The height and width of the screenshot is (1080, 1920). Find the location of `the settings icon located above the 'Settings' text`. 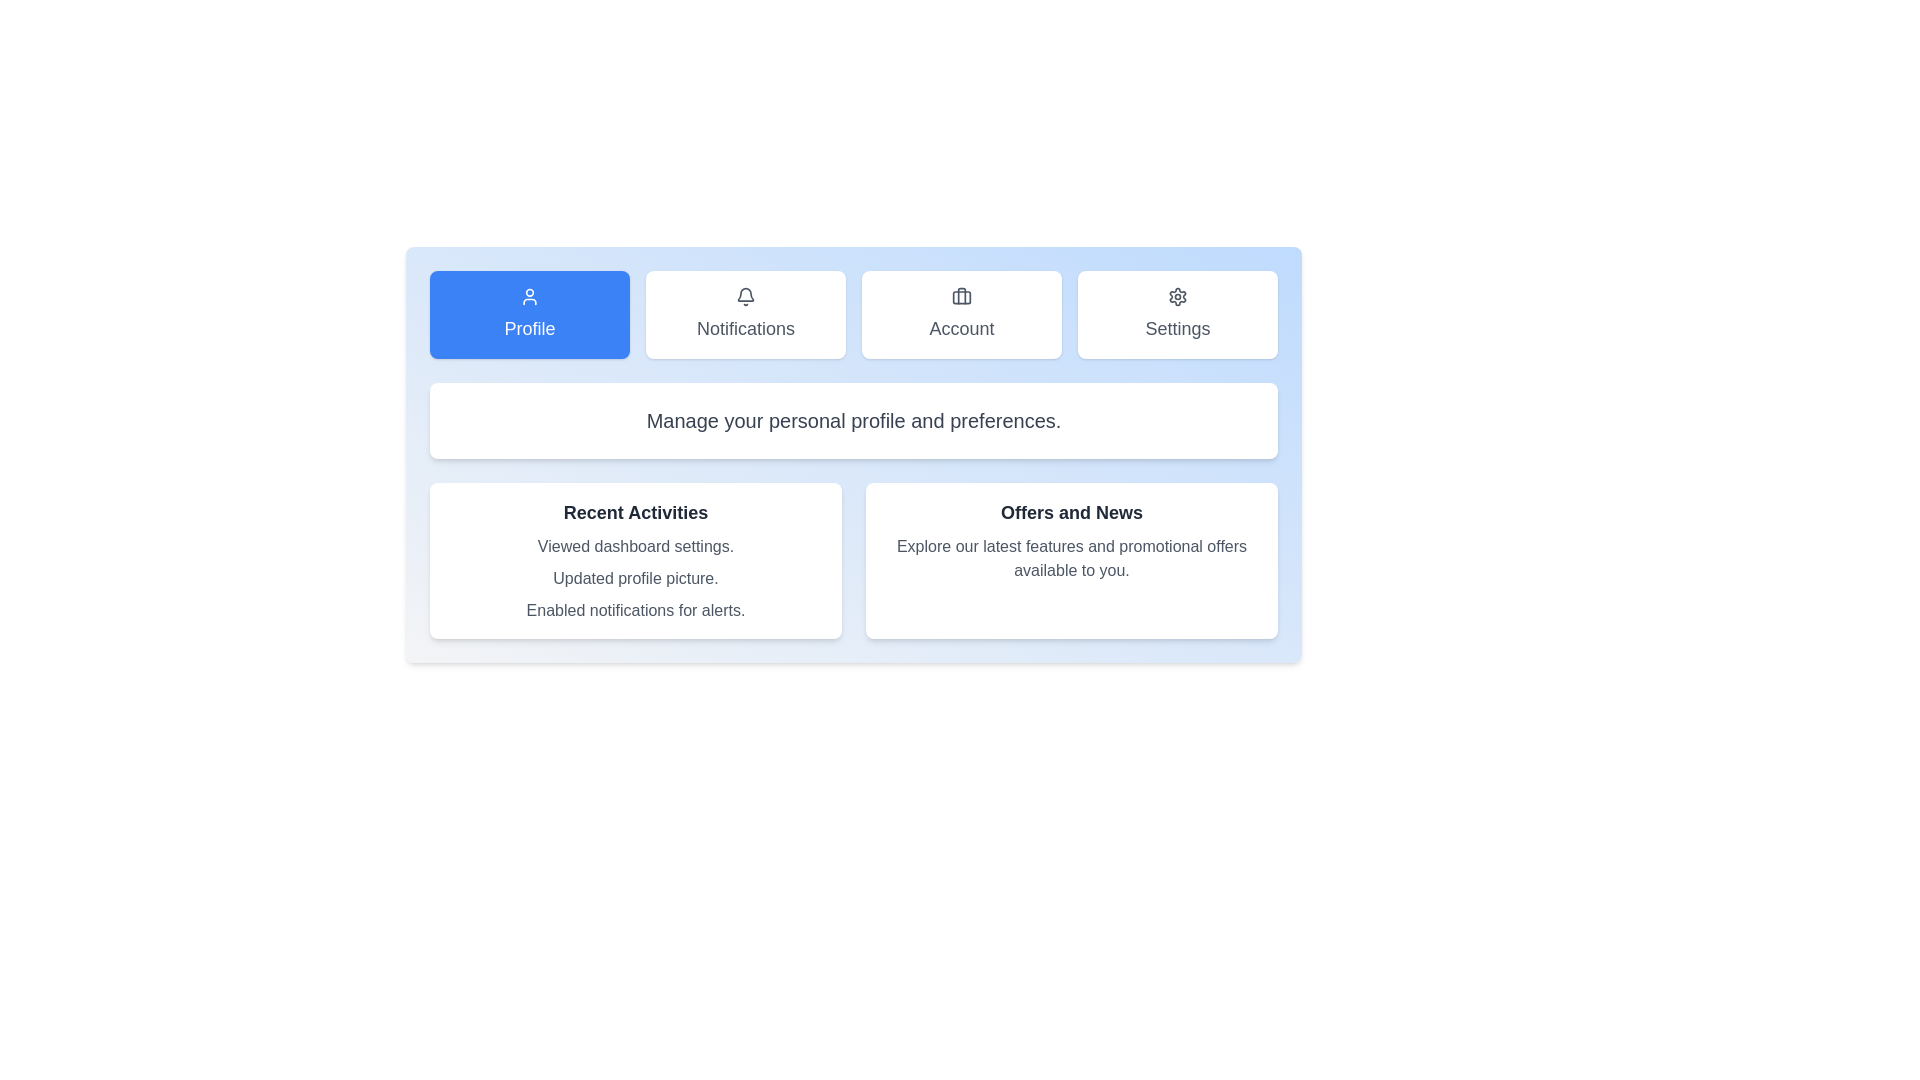

the settings icon located above the 'Settings' text is located at coordinates (1177, 297).